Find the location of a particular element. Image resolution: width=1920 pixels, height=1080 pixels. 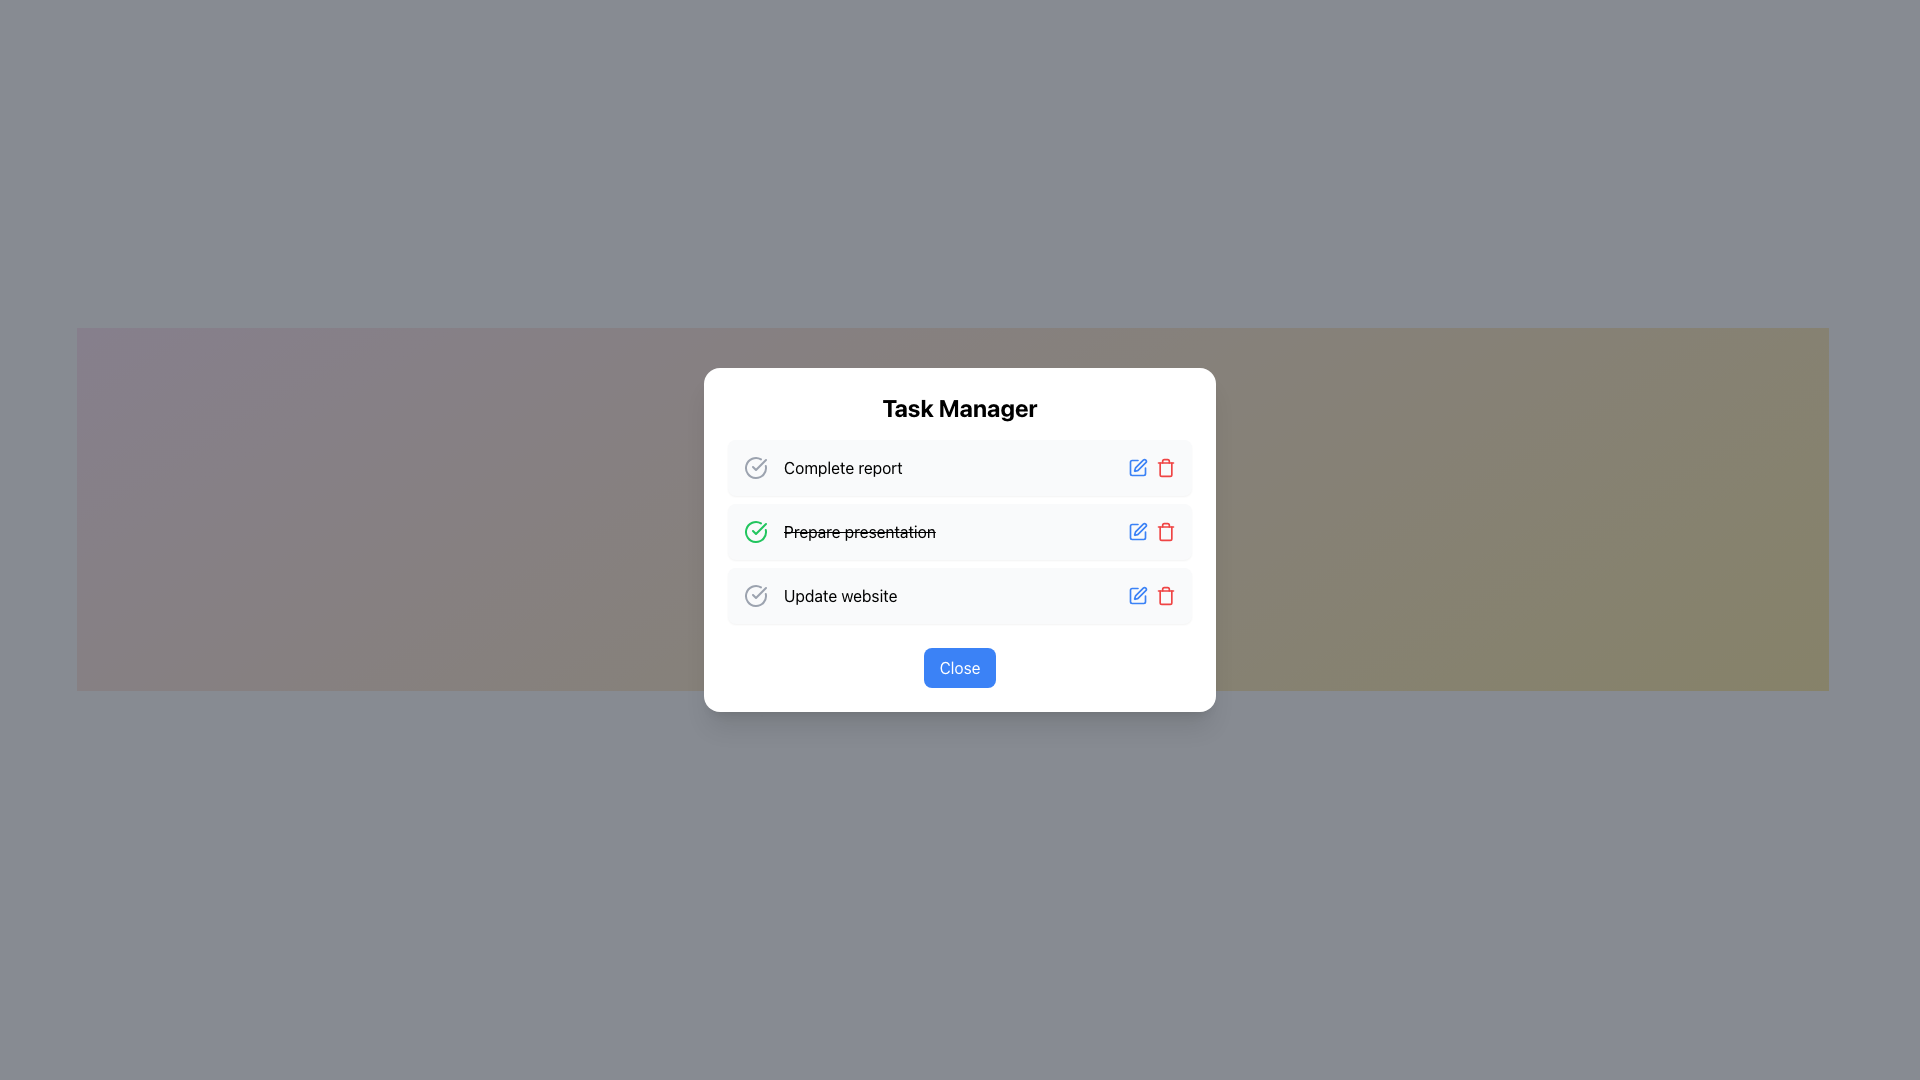

the 'Update website' text label with icon, which features a circled checkmark and is located in the third row under the 'Task Manager' heading in the modal is located at coordinates (820, 595).